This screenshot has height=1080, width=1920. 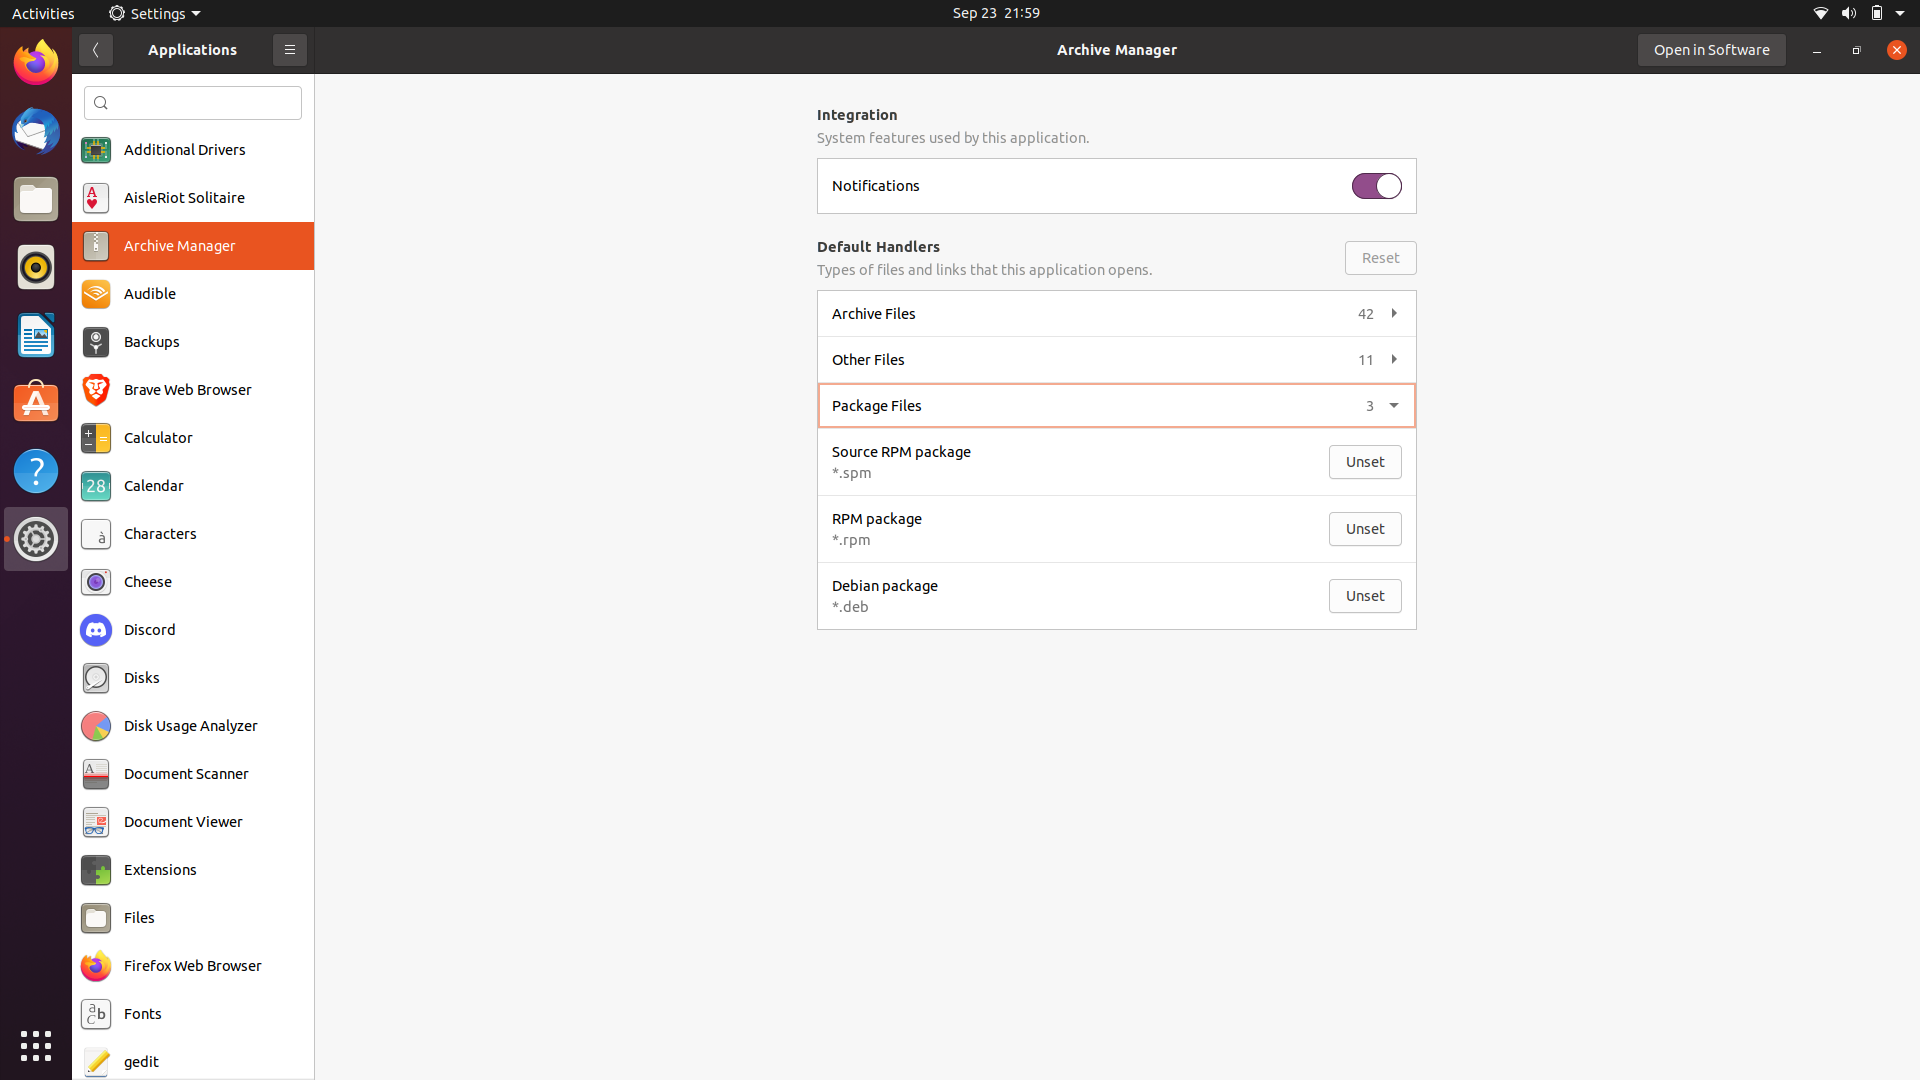 I want to click on Activate unset source rpm package, so click(x=1366, y=462).